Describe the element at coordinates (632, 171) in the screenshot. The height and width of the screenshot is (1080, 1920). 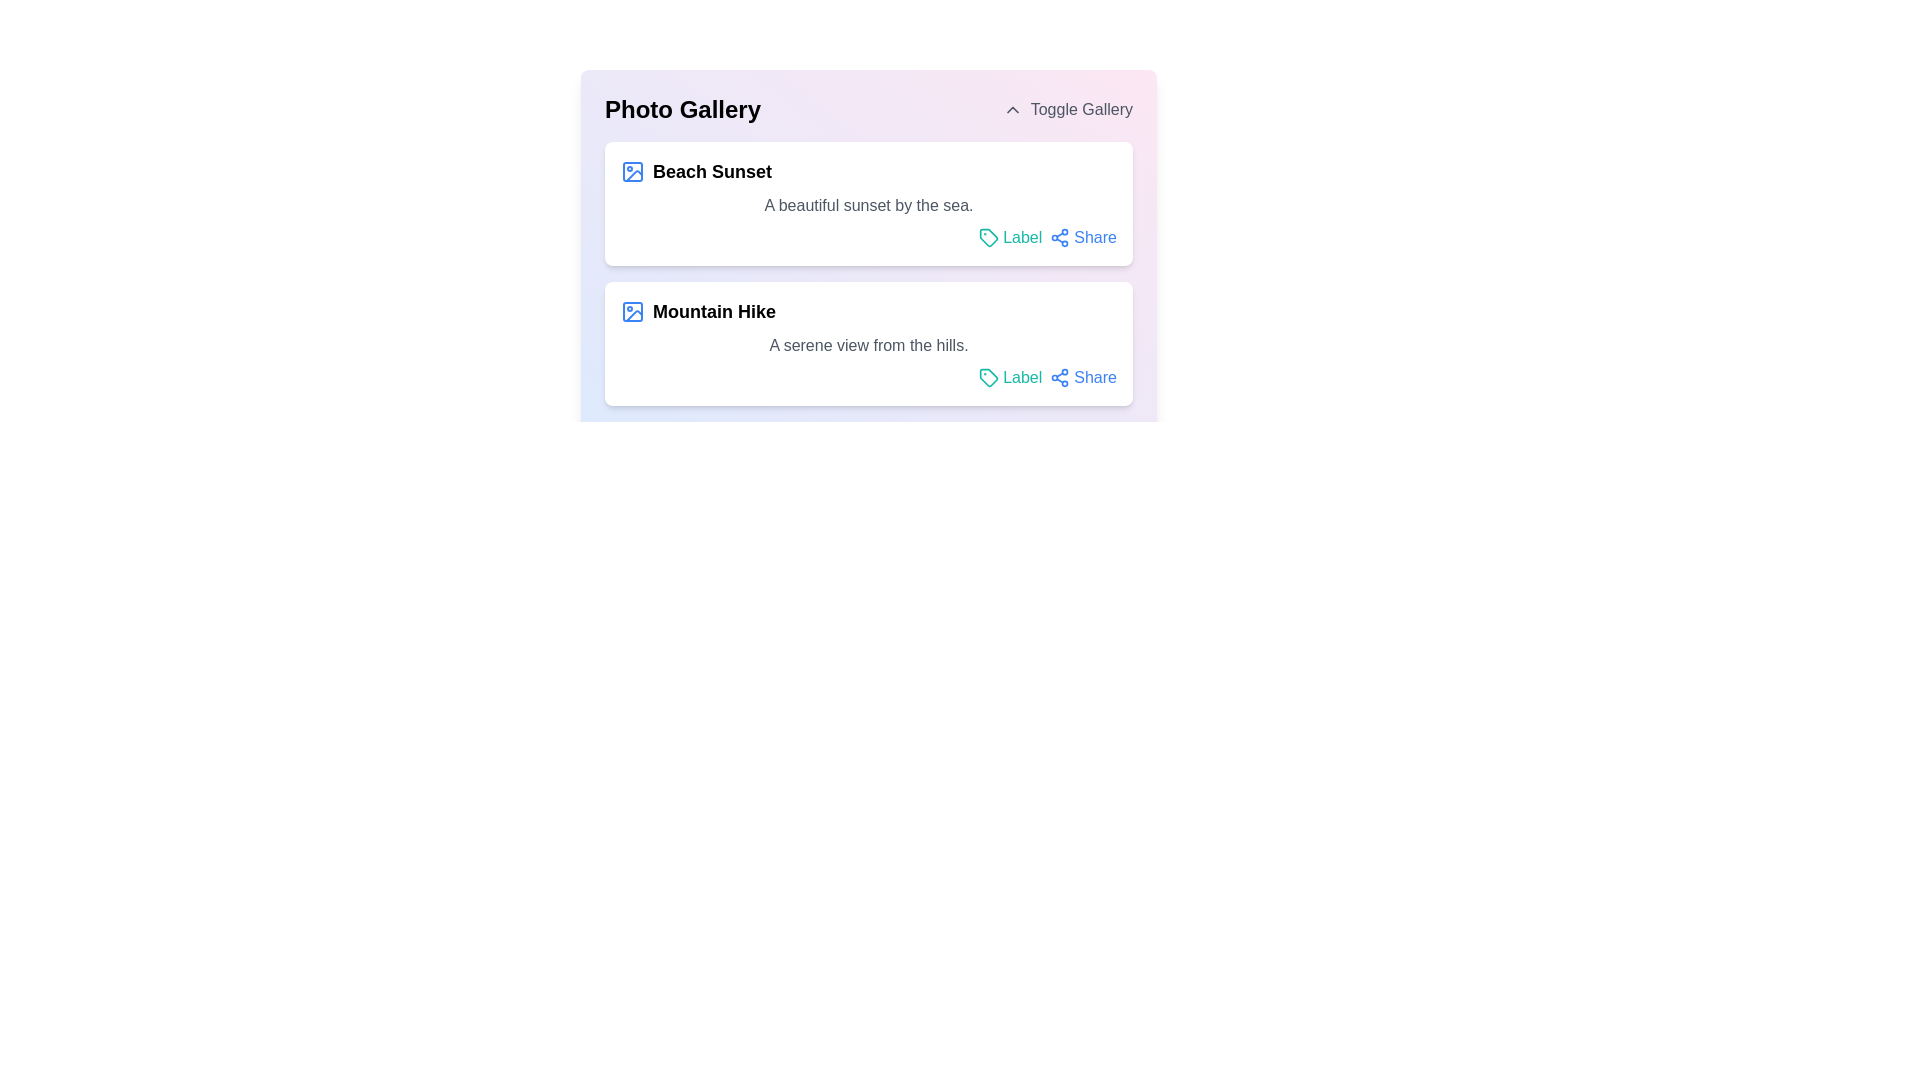
I see `the leading icon of the first item in the 'Photo Gallery' list` at that location.